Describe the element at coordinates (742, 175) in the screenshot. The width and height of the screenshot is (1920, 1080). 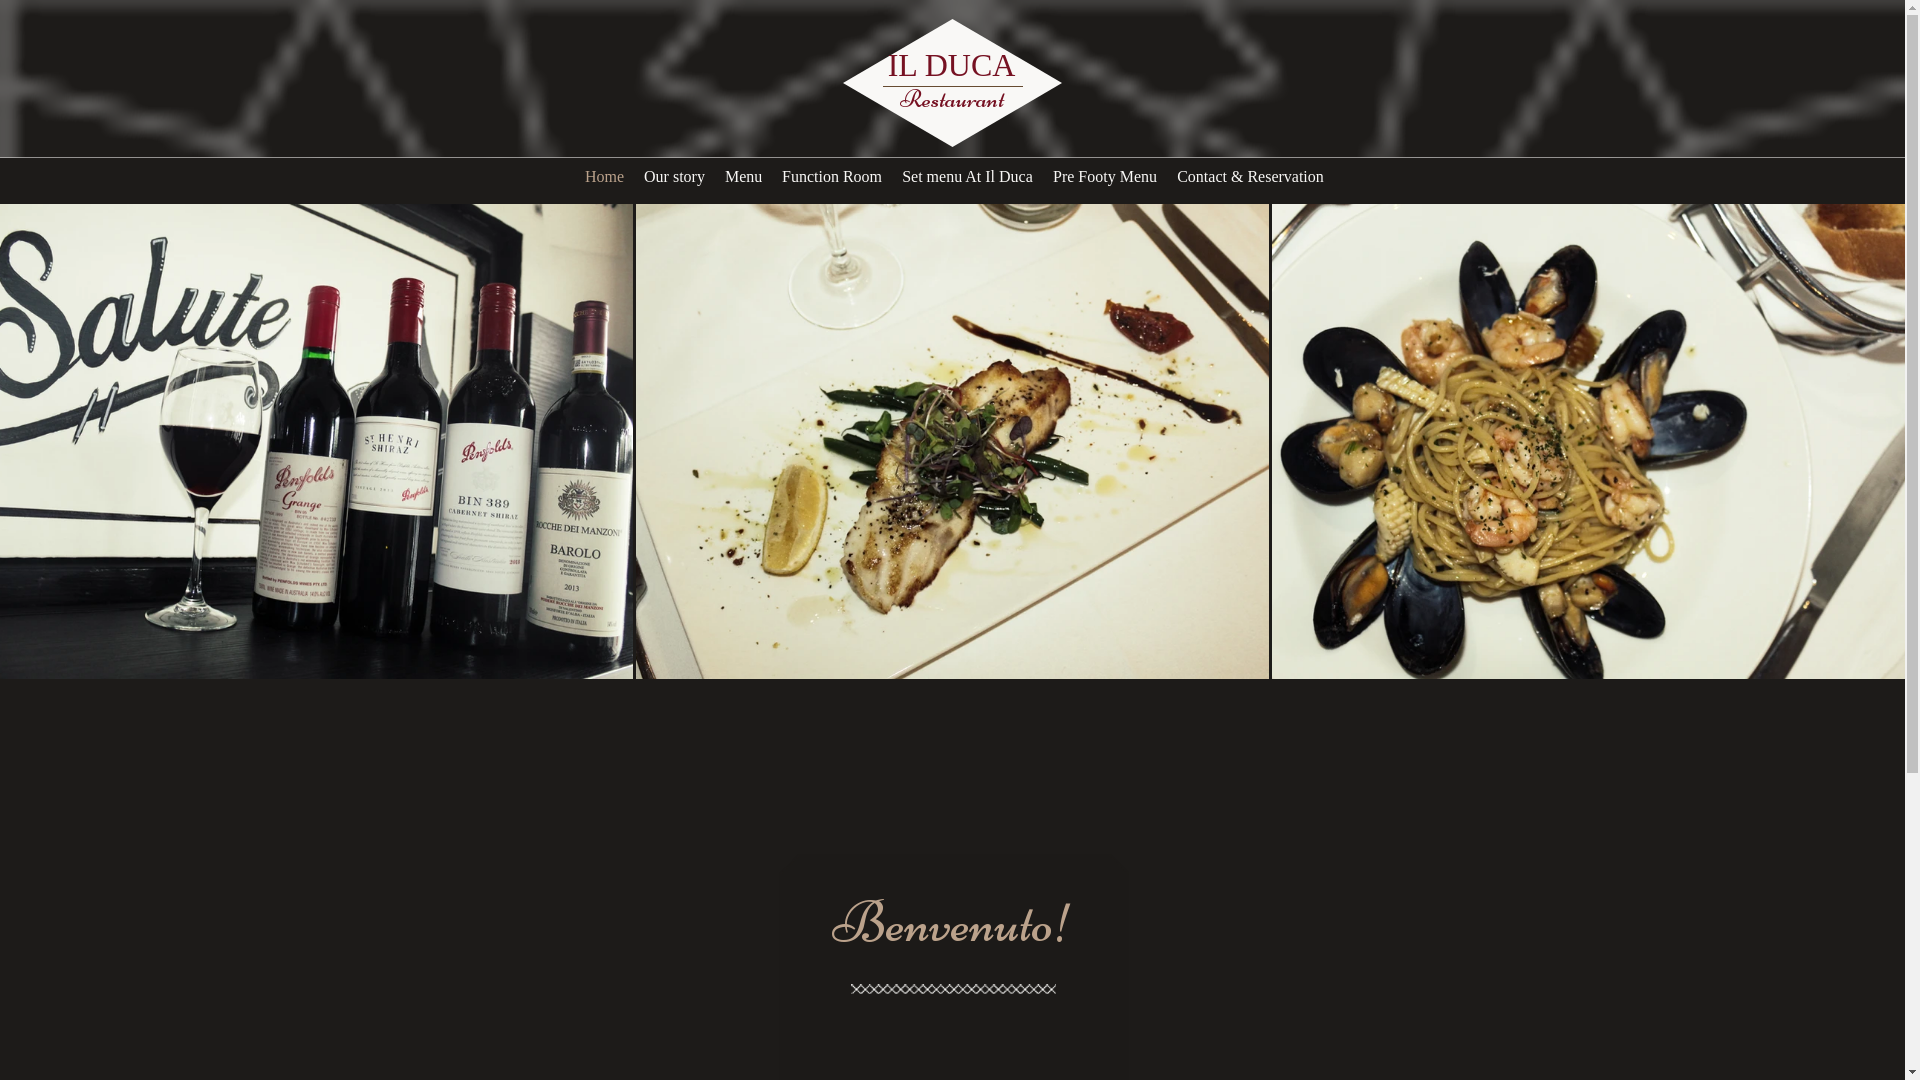
I see `'Menu'` at that location.